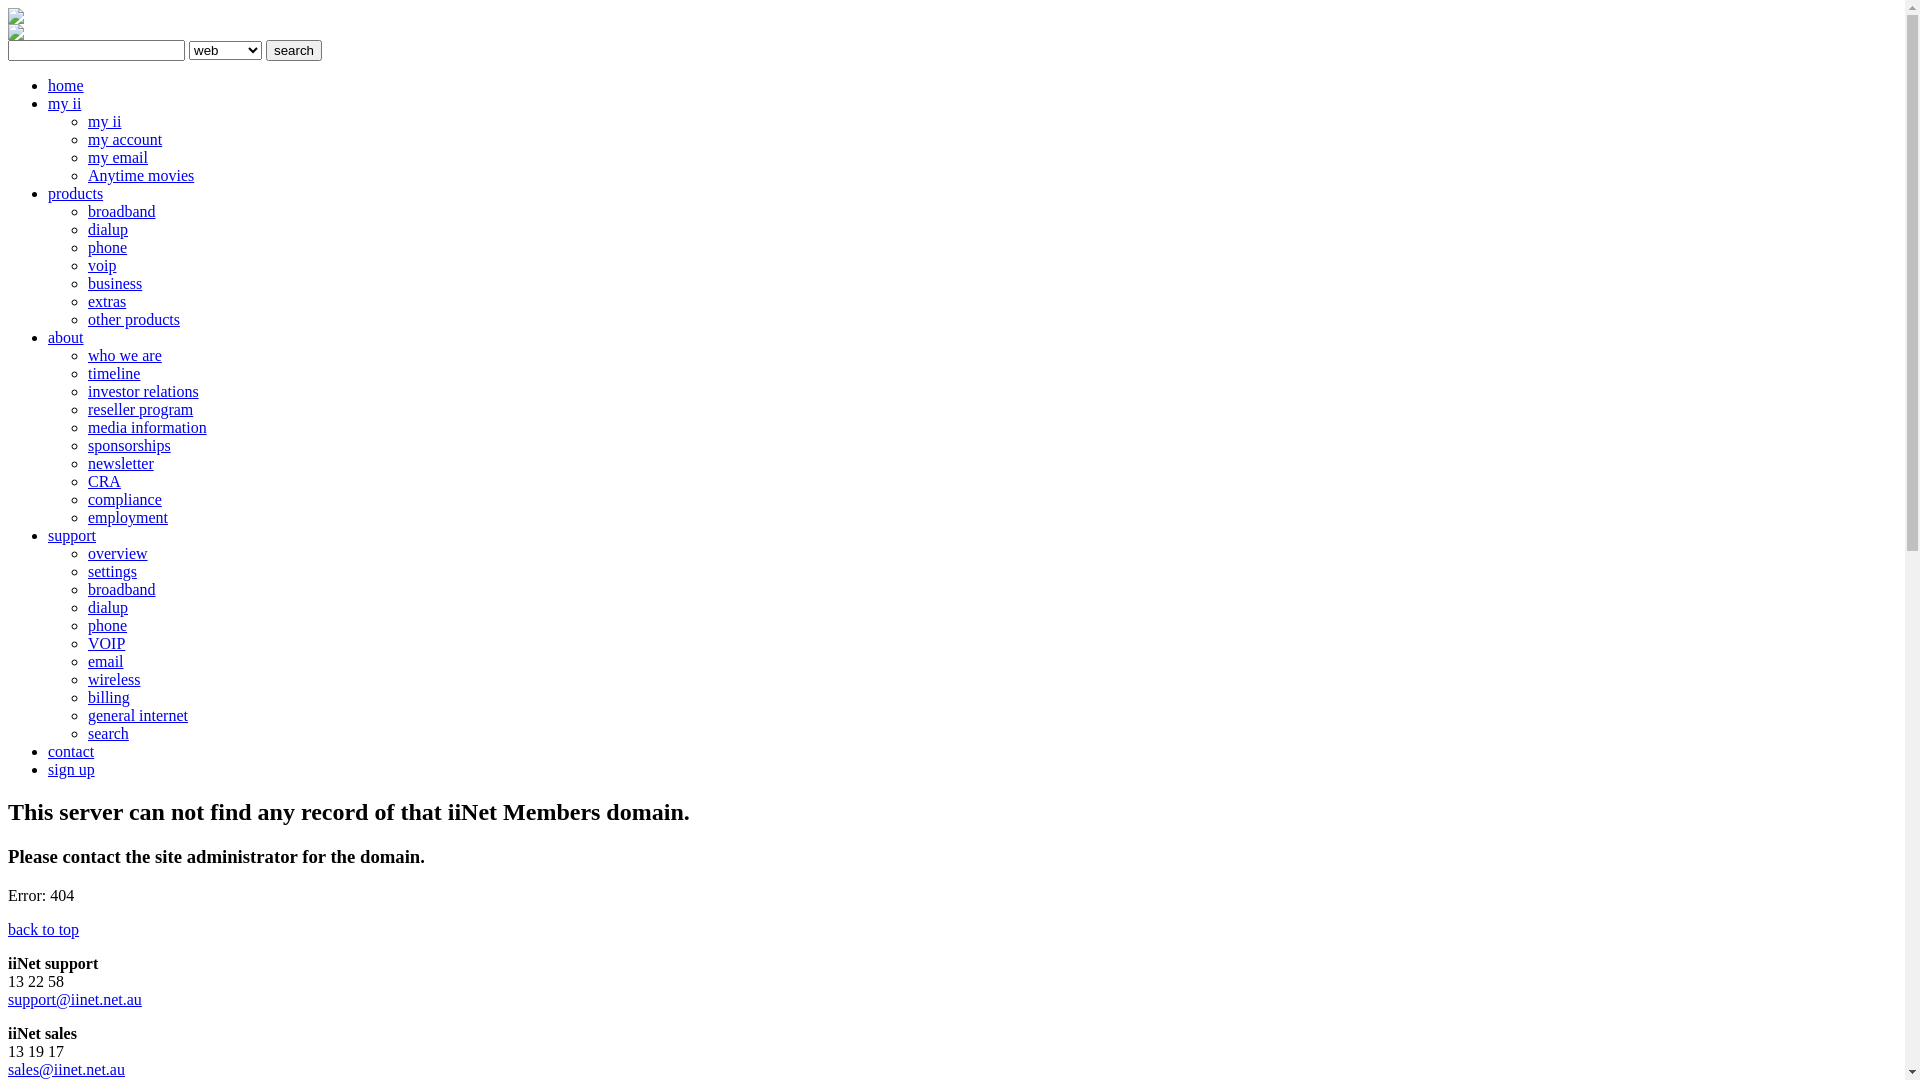  I want to click on 'contact', so click(71, 751).